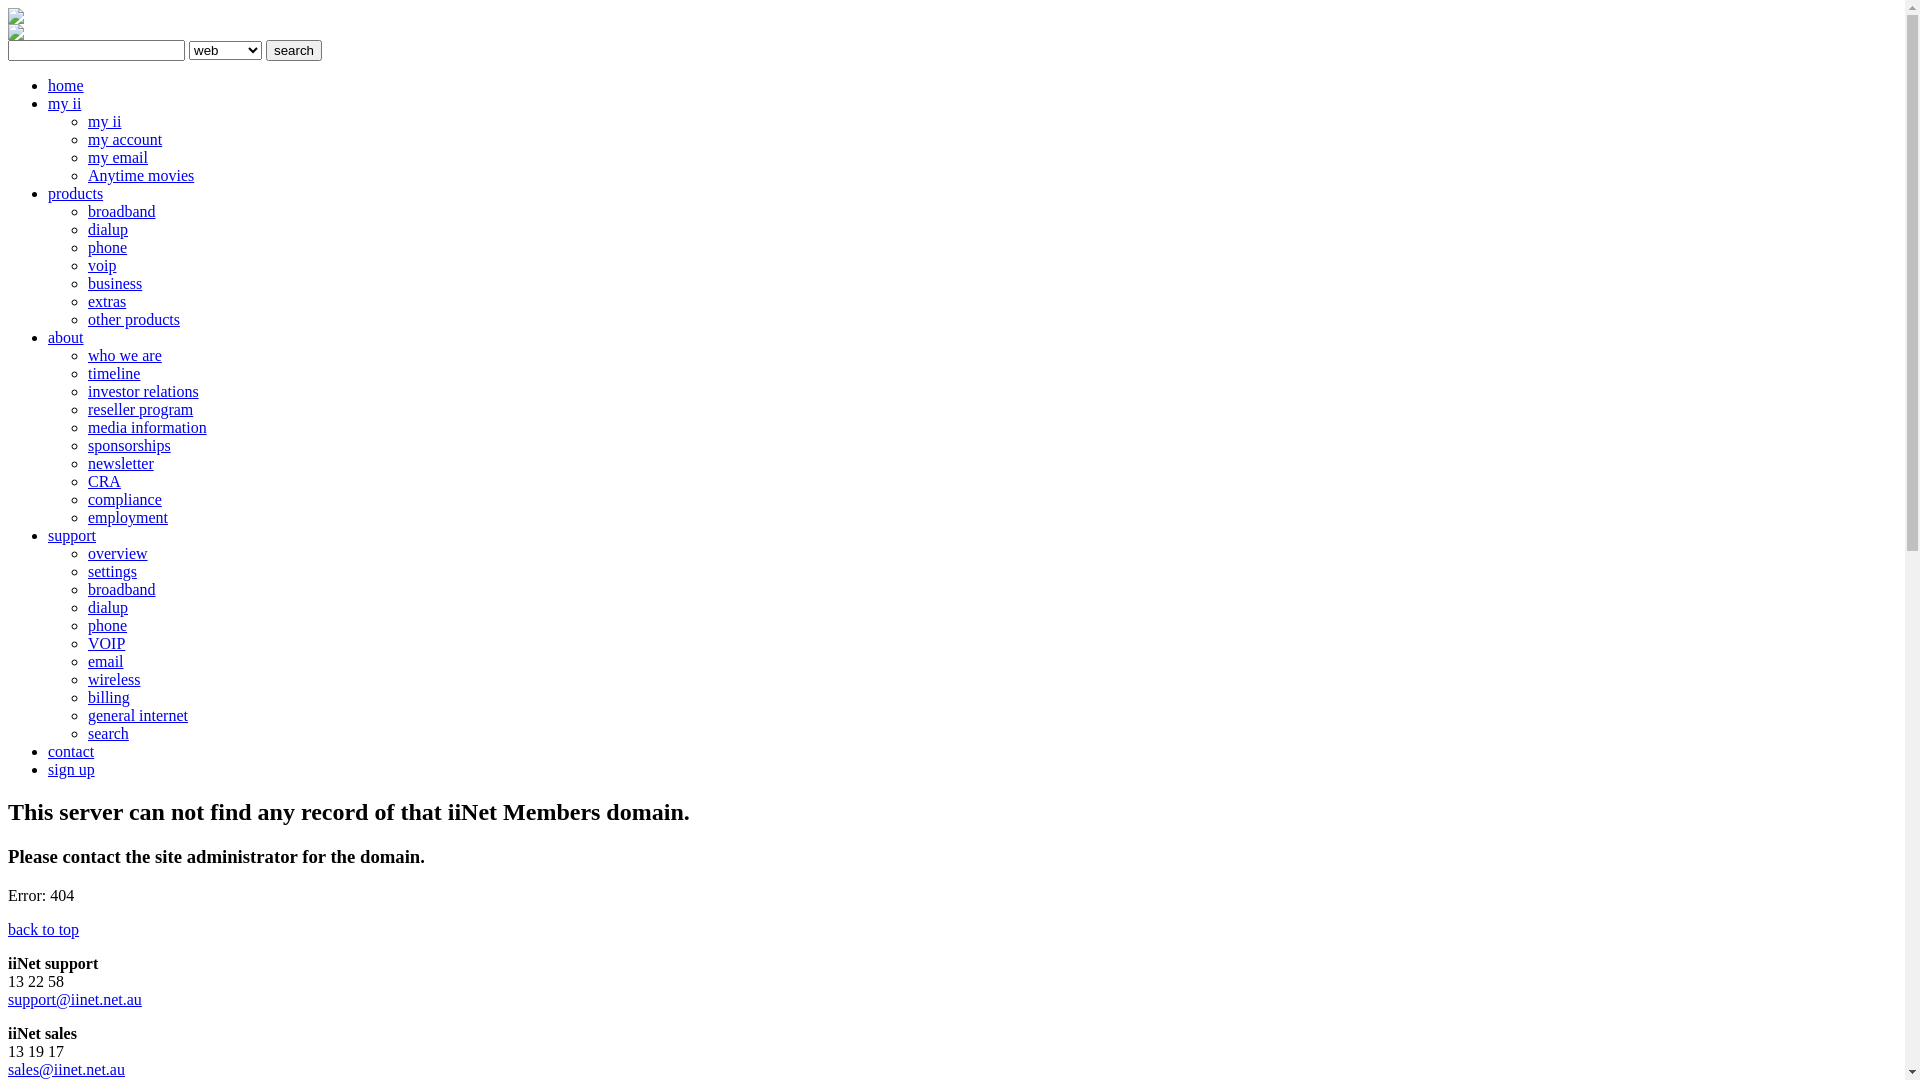  I want to click on 'contact', so click(71, 751).